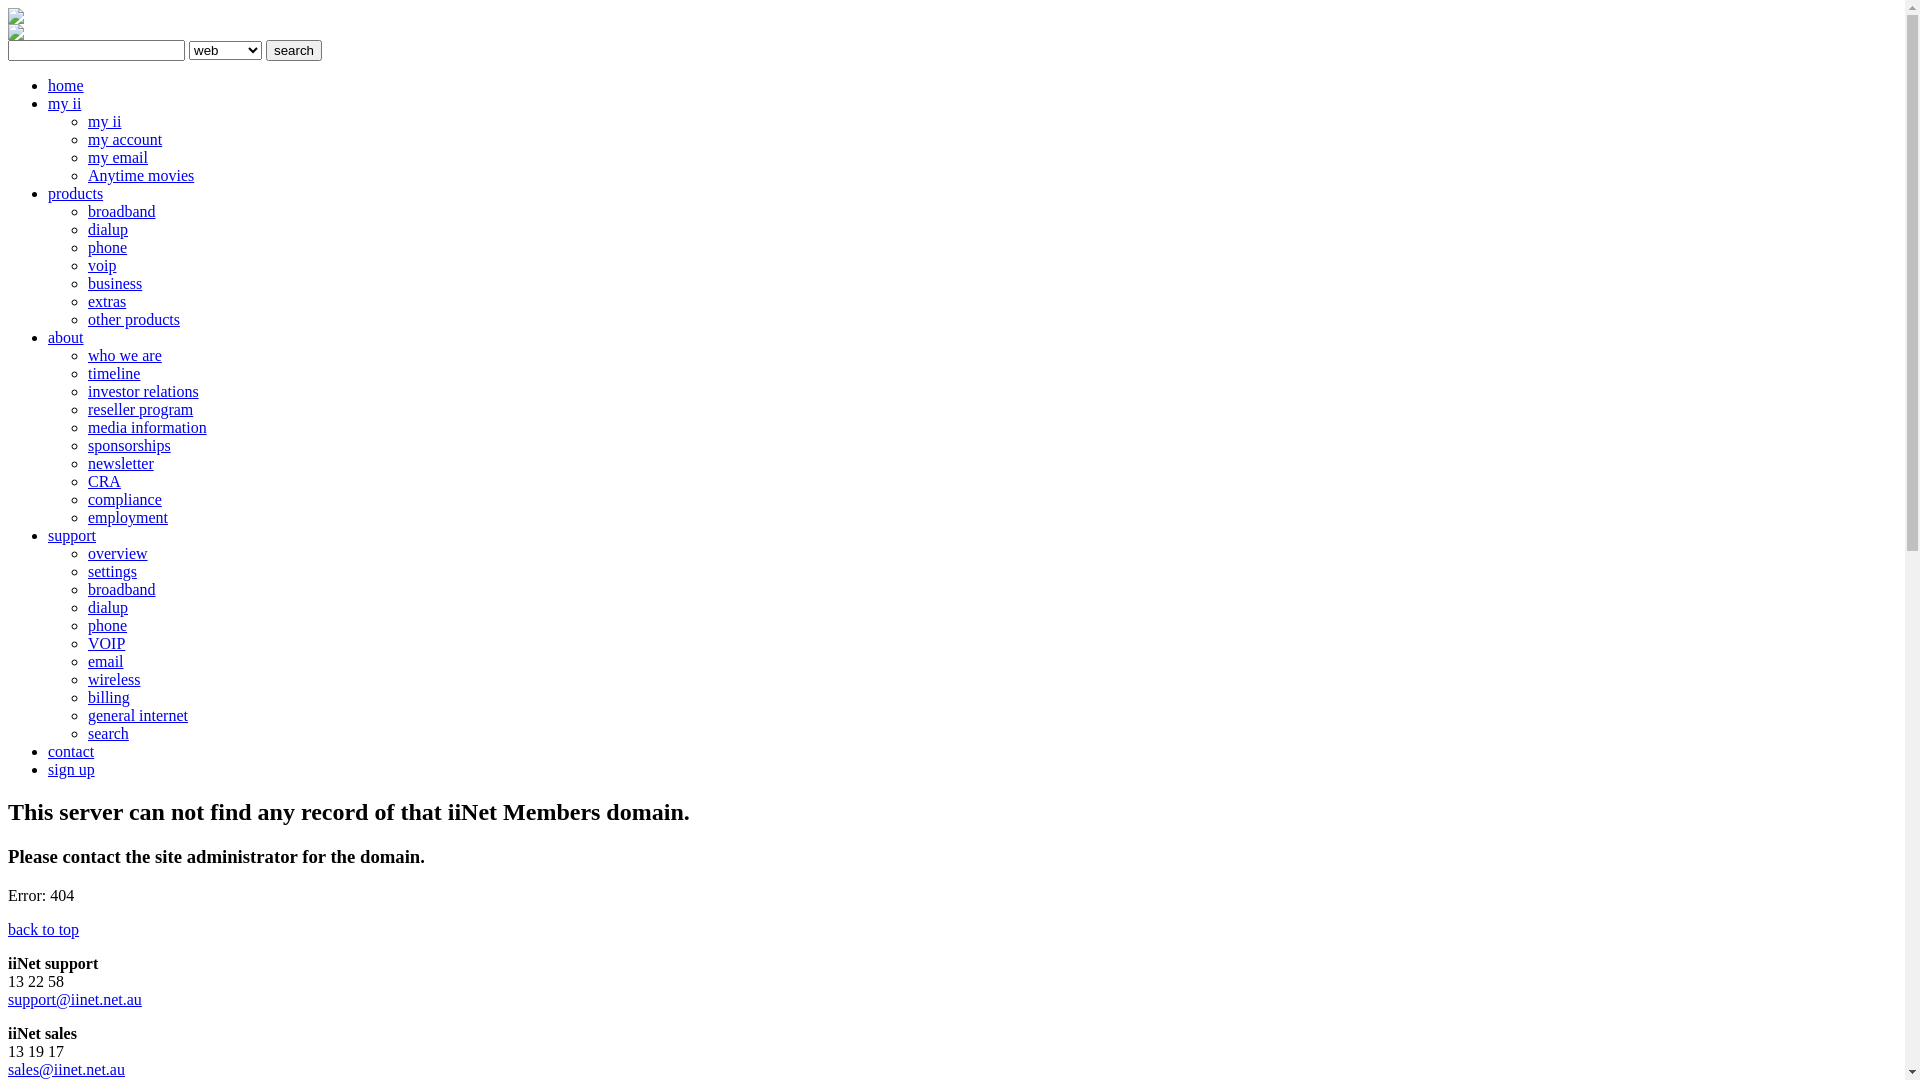  I want to click on 'contact', so click(71, 751).